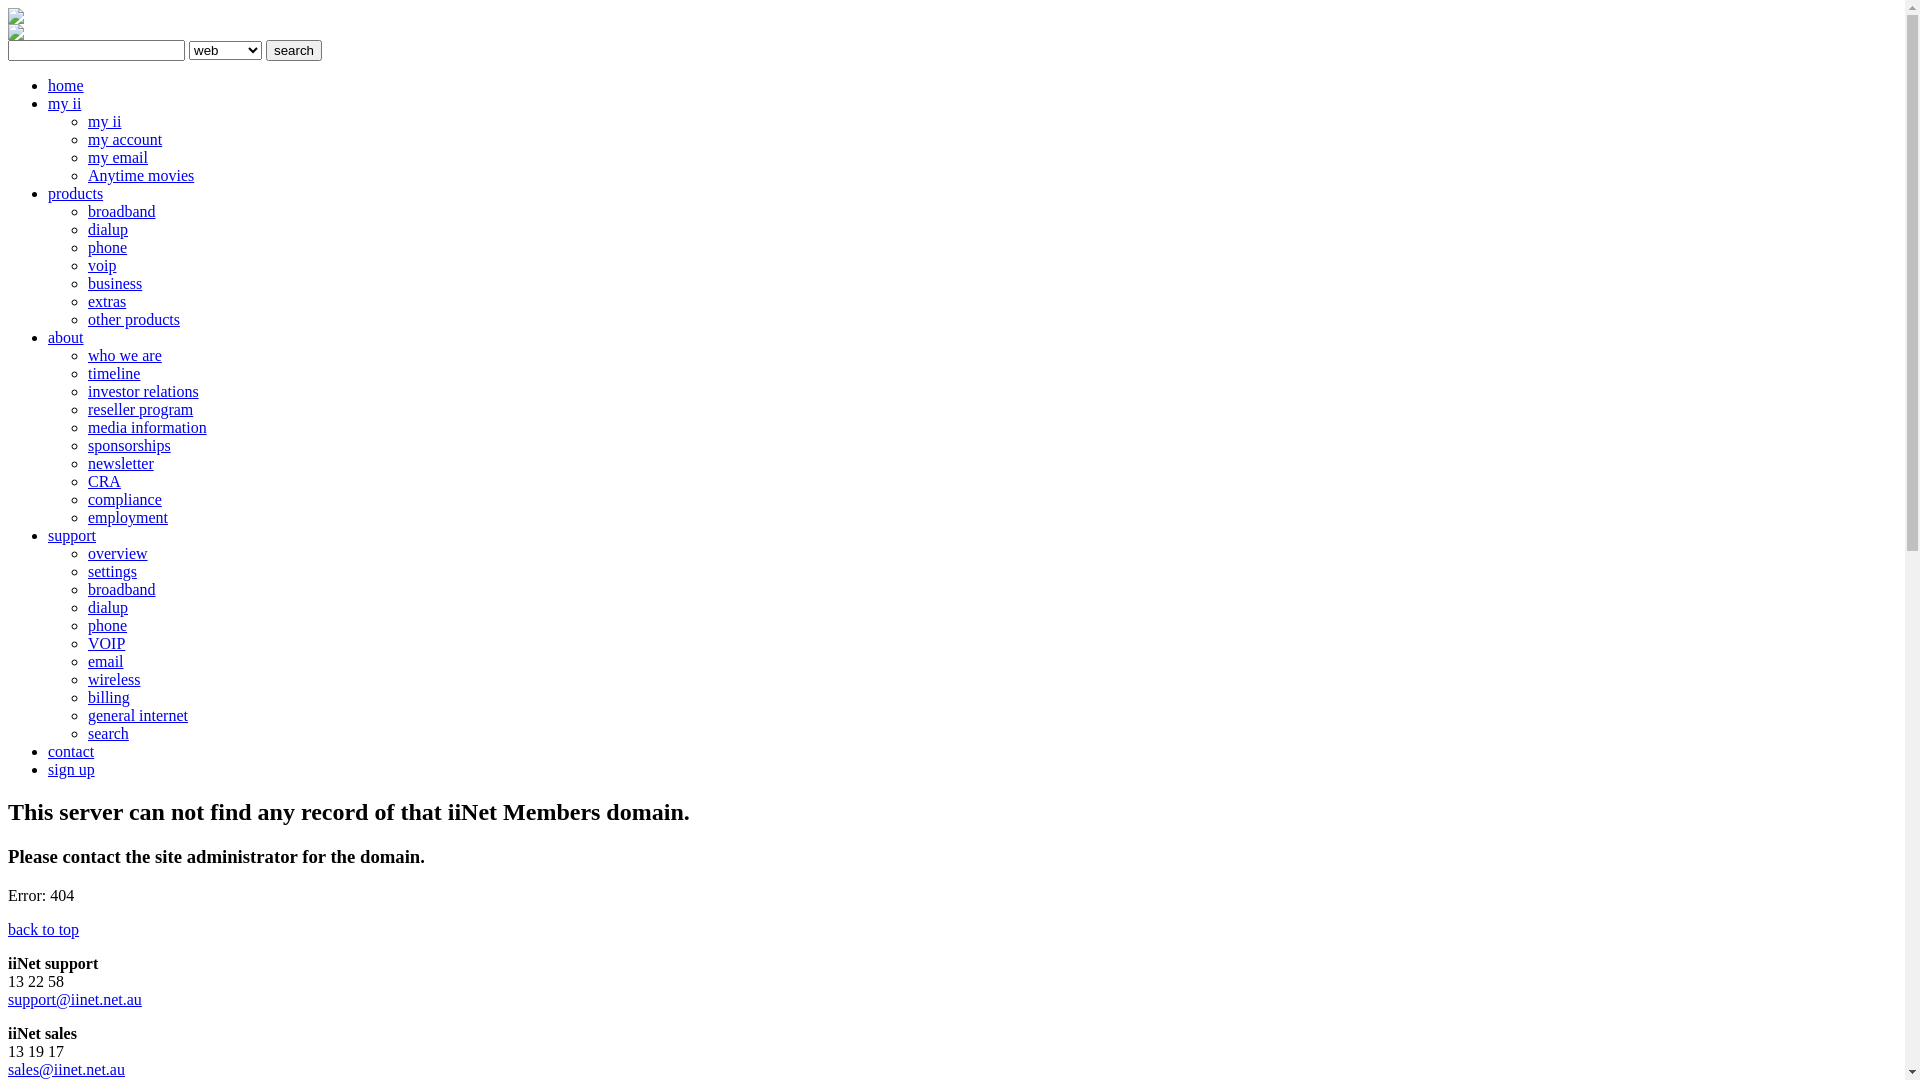  I want to click on 'contact', so click(71, 751).